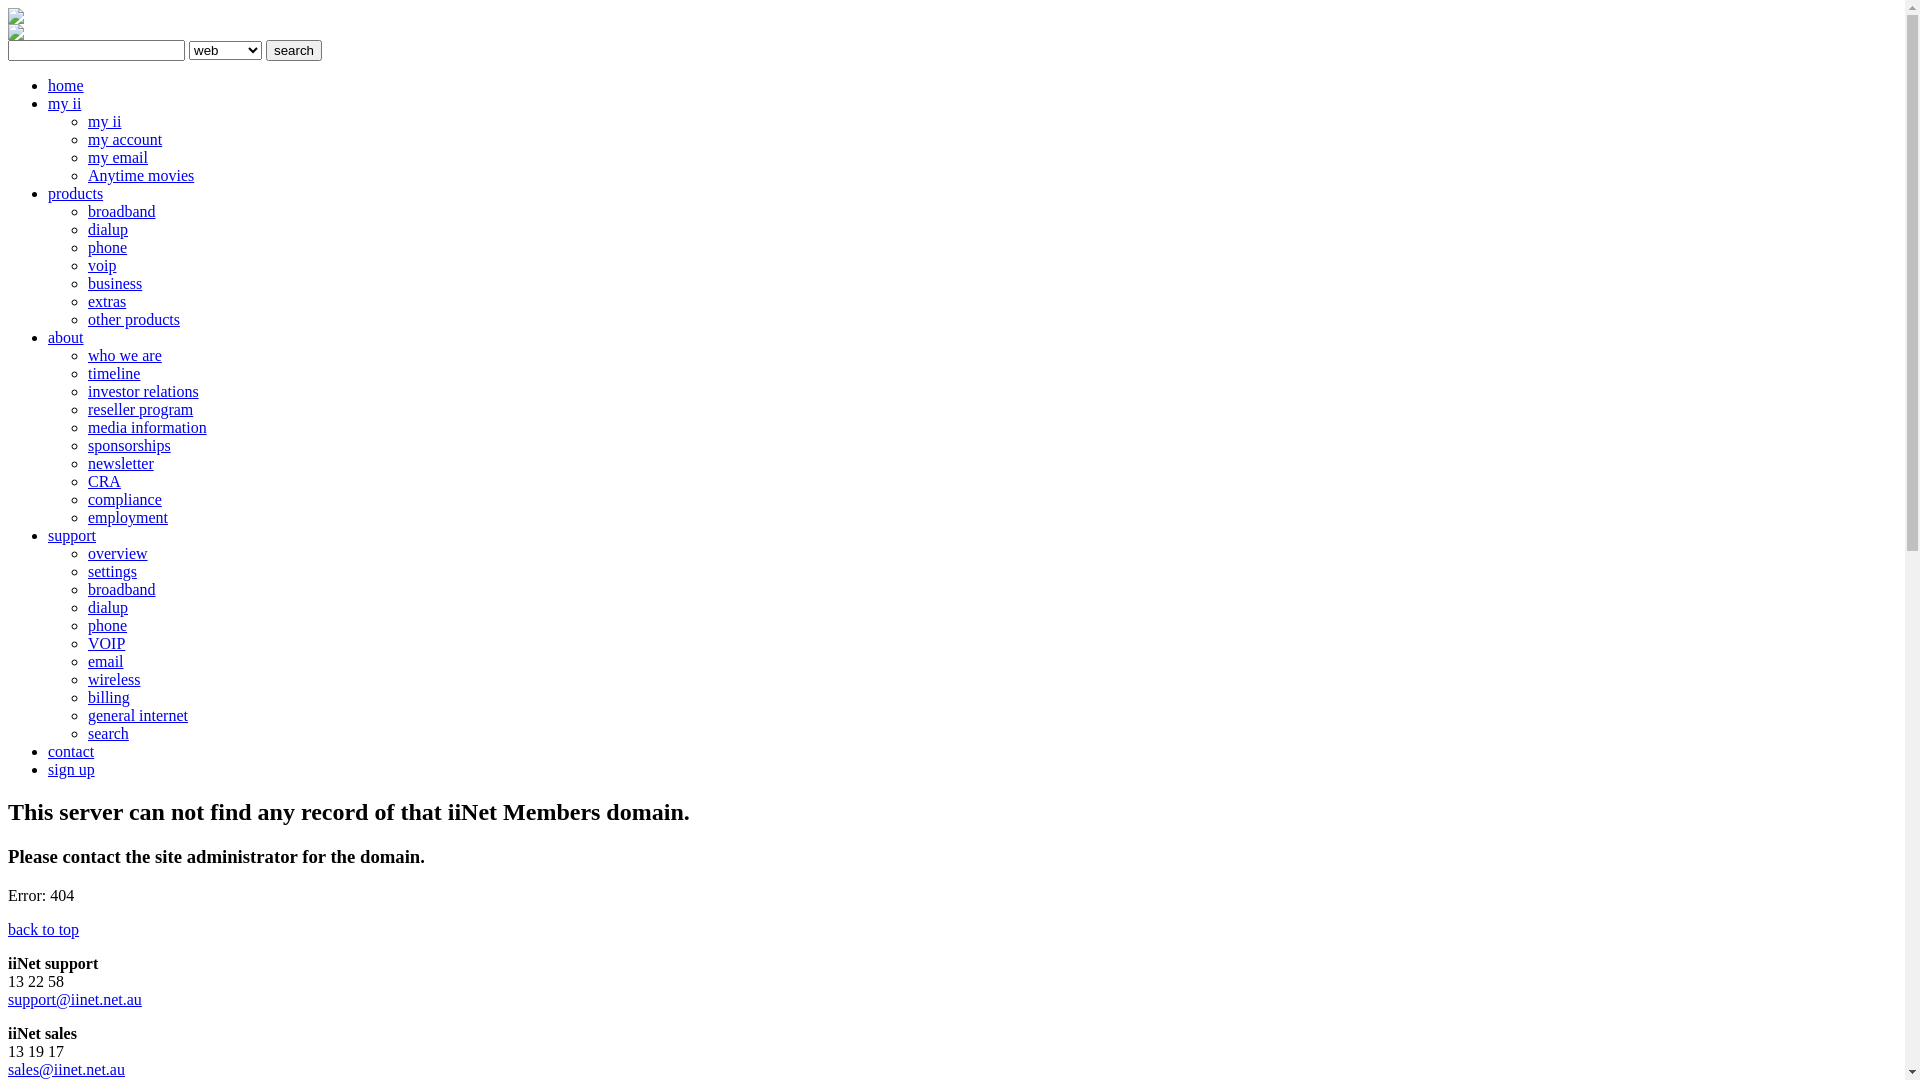  I want to click on 'contact', so click(71, 751).